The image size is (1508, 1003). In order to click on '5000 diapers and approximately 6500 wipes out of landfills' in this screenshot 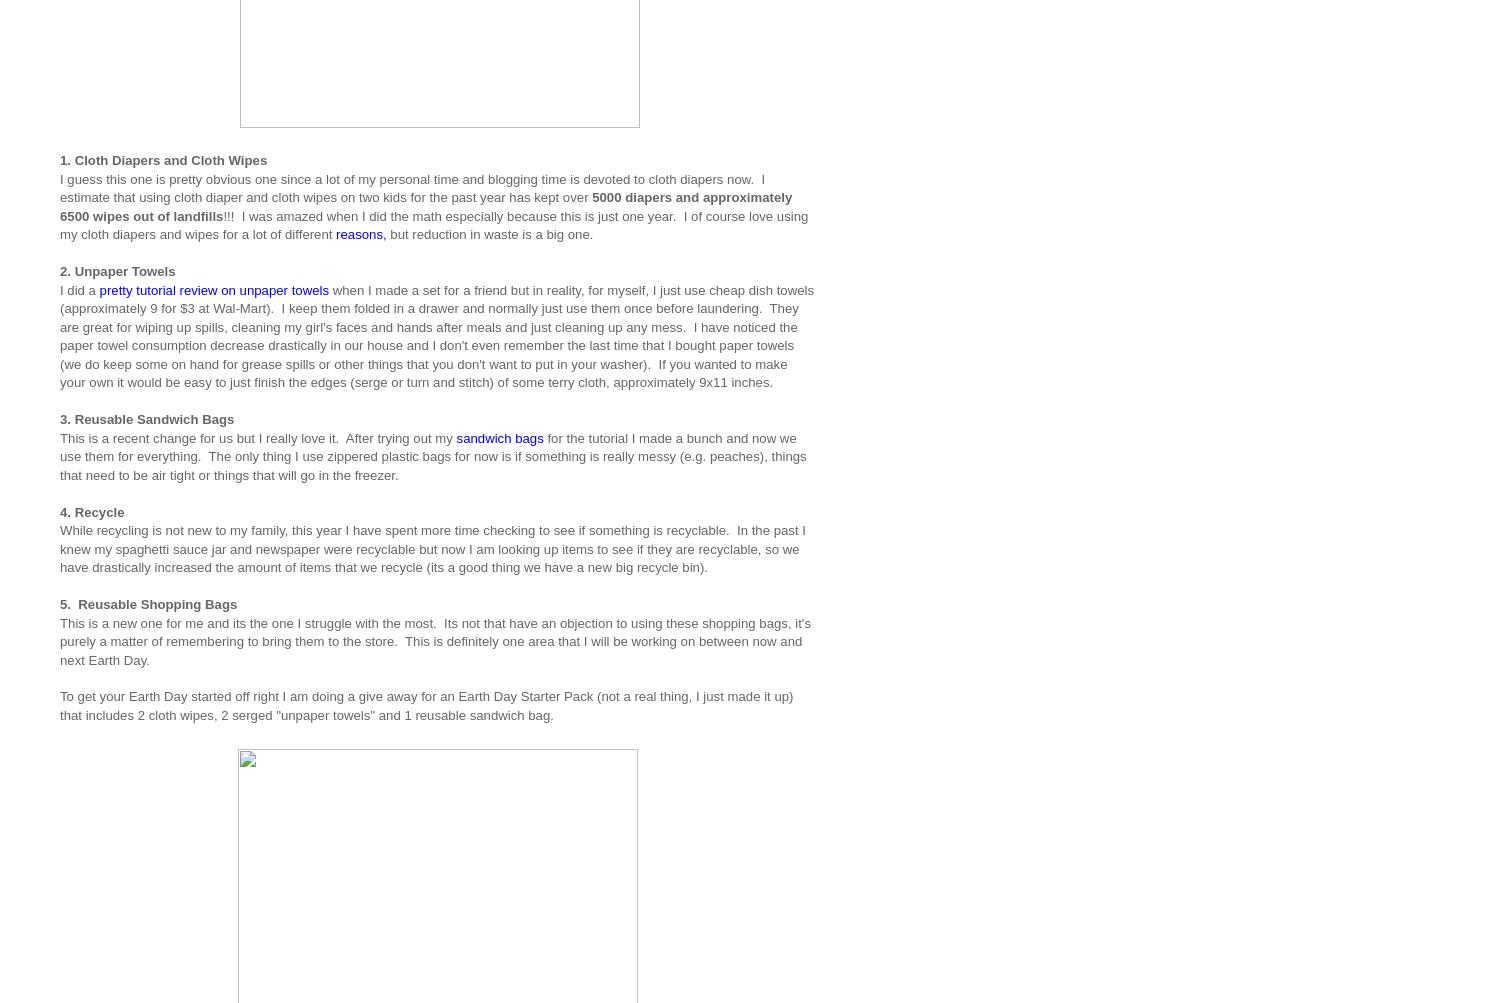, I will do `click(426, 206)`.